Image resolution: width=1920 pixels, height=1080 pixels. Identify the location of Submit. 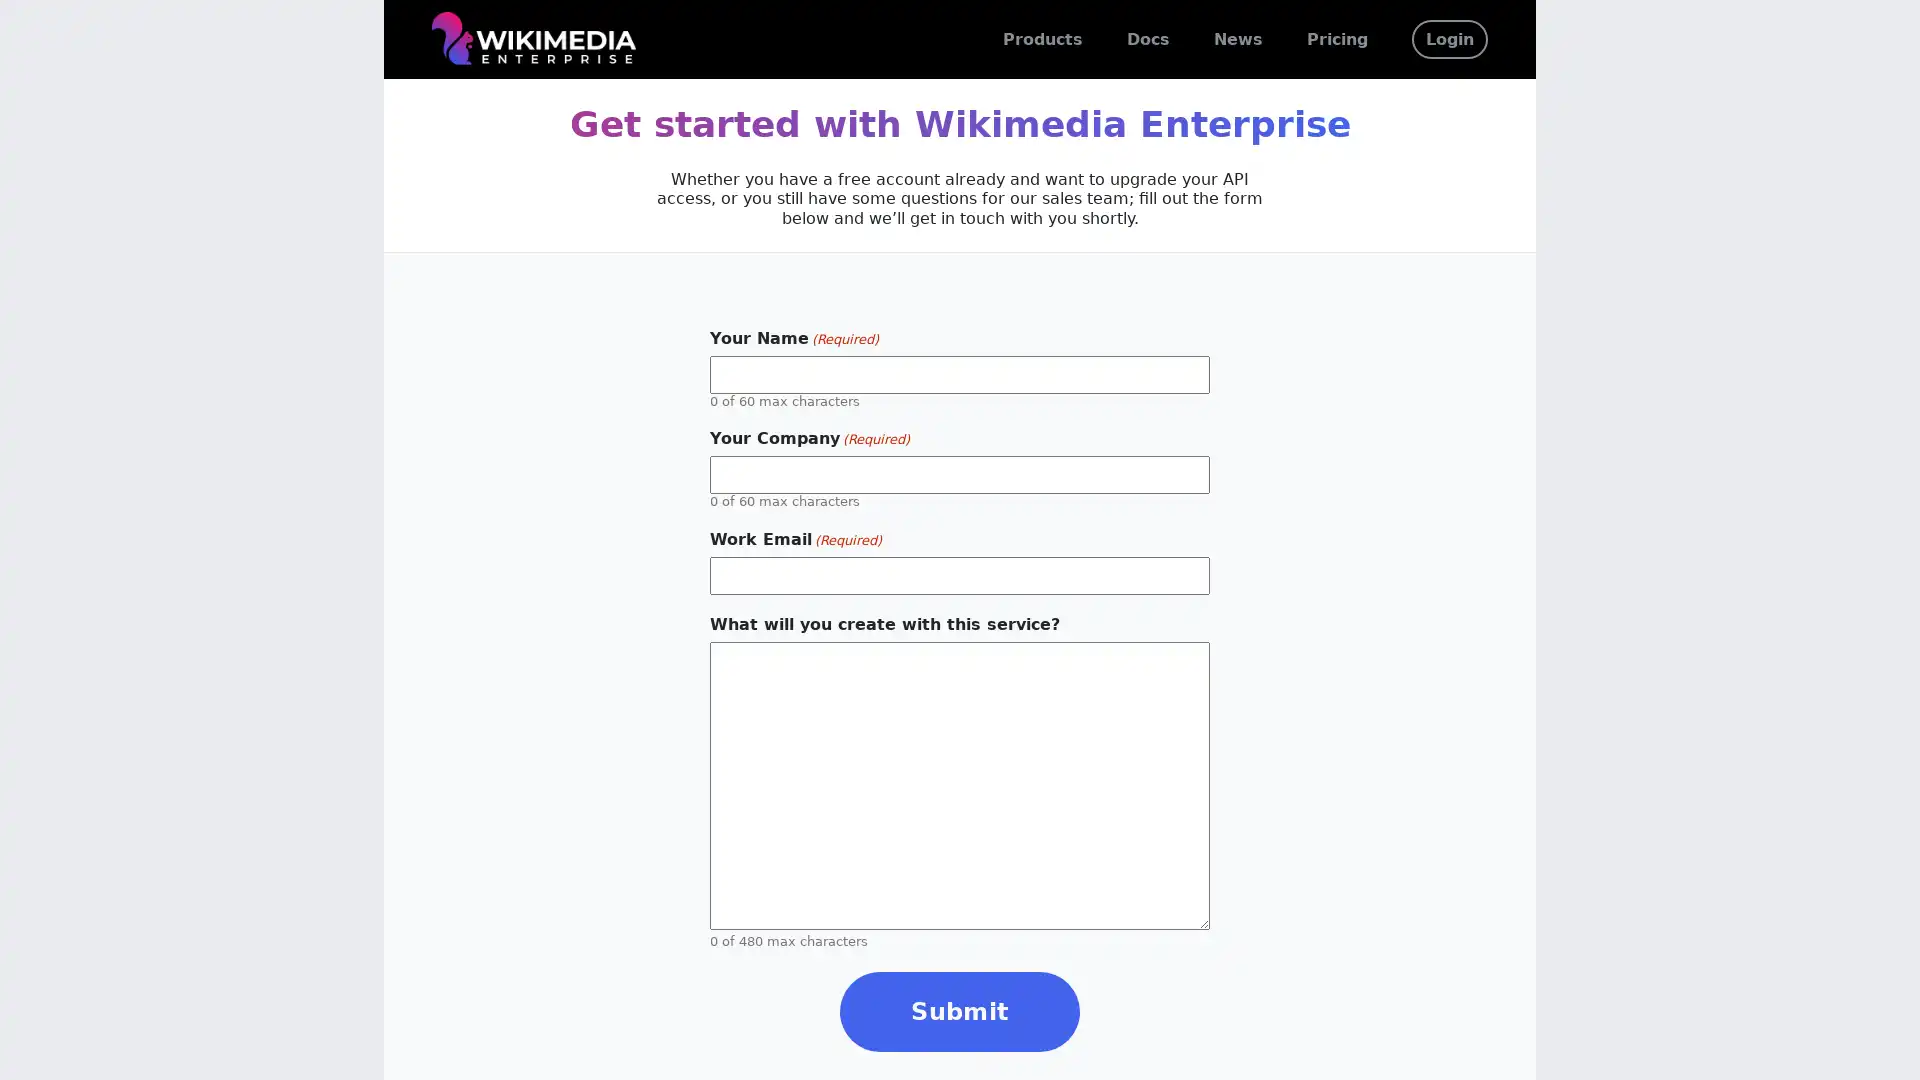
(960, 1010).